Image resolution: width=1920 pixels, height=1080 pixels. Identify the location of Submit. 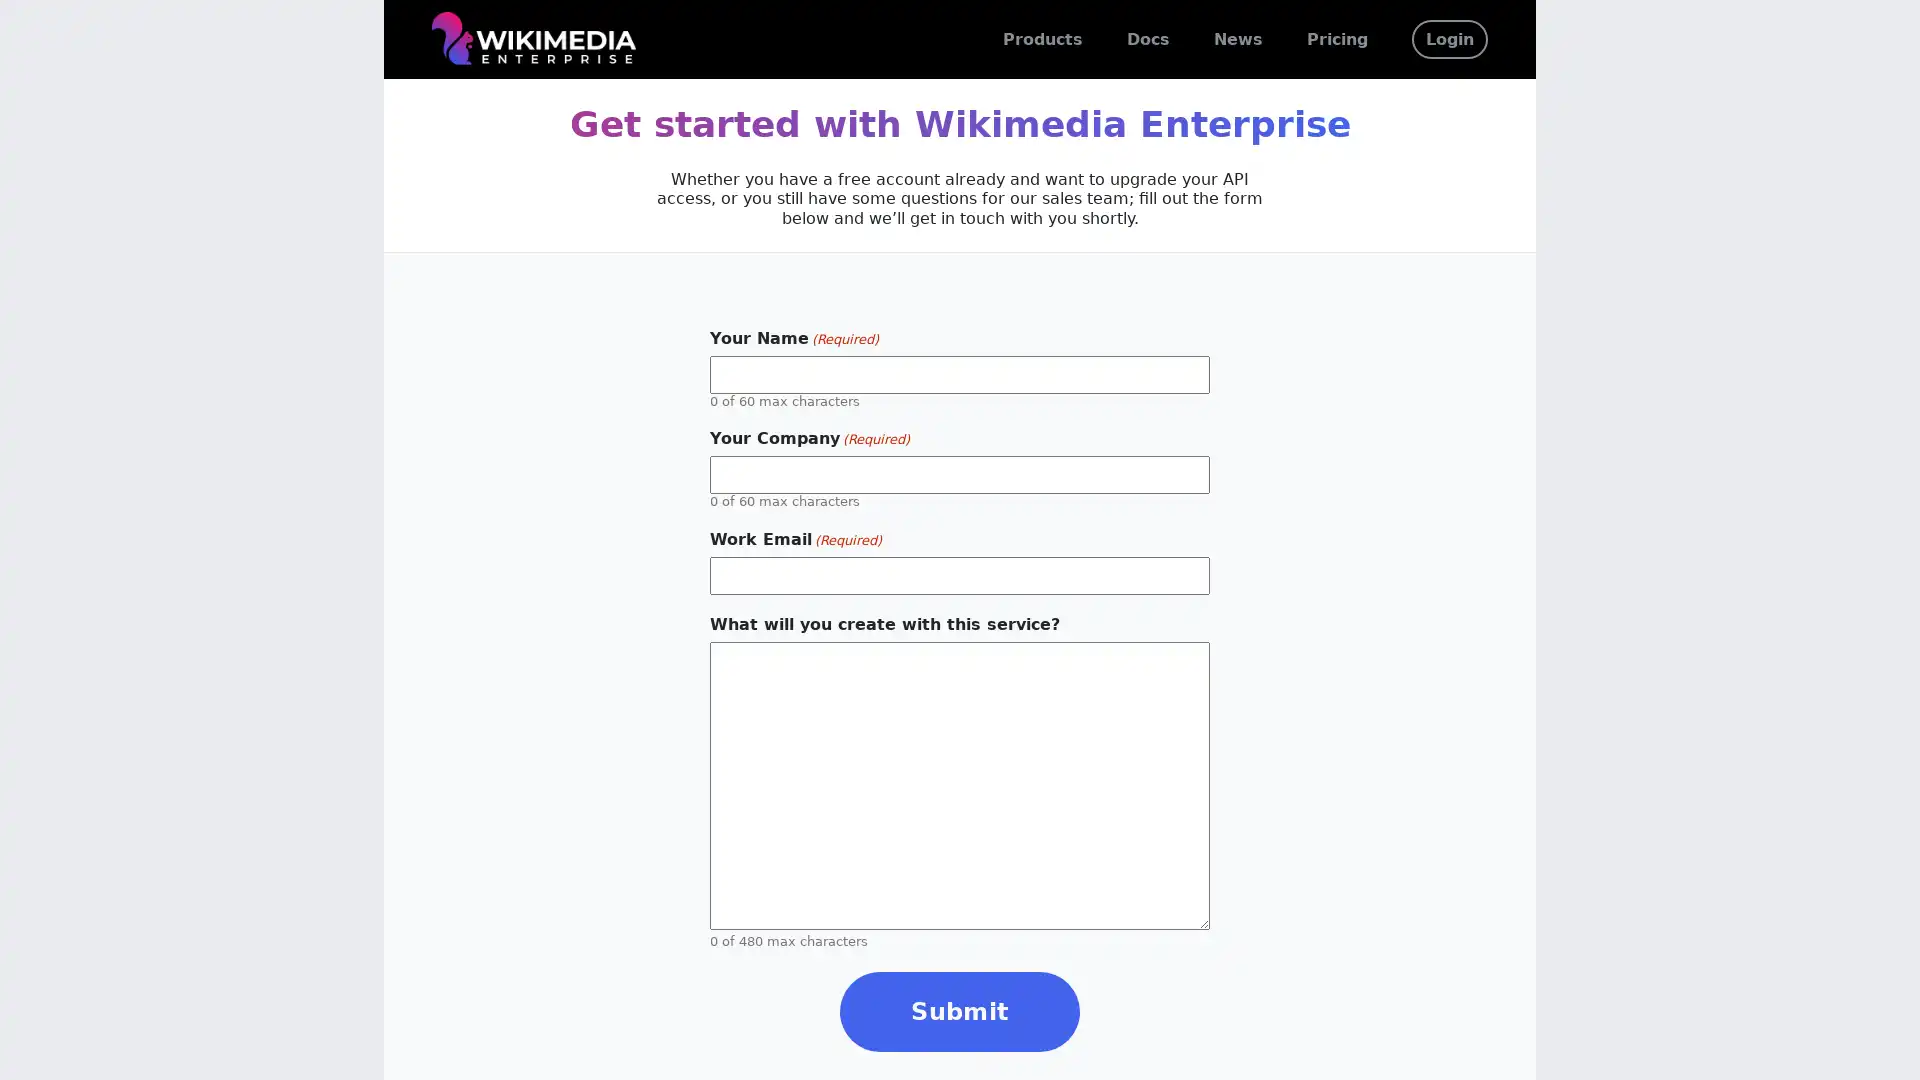
(960, 1010).